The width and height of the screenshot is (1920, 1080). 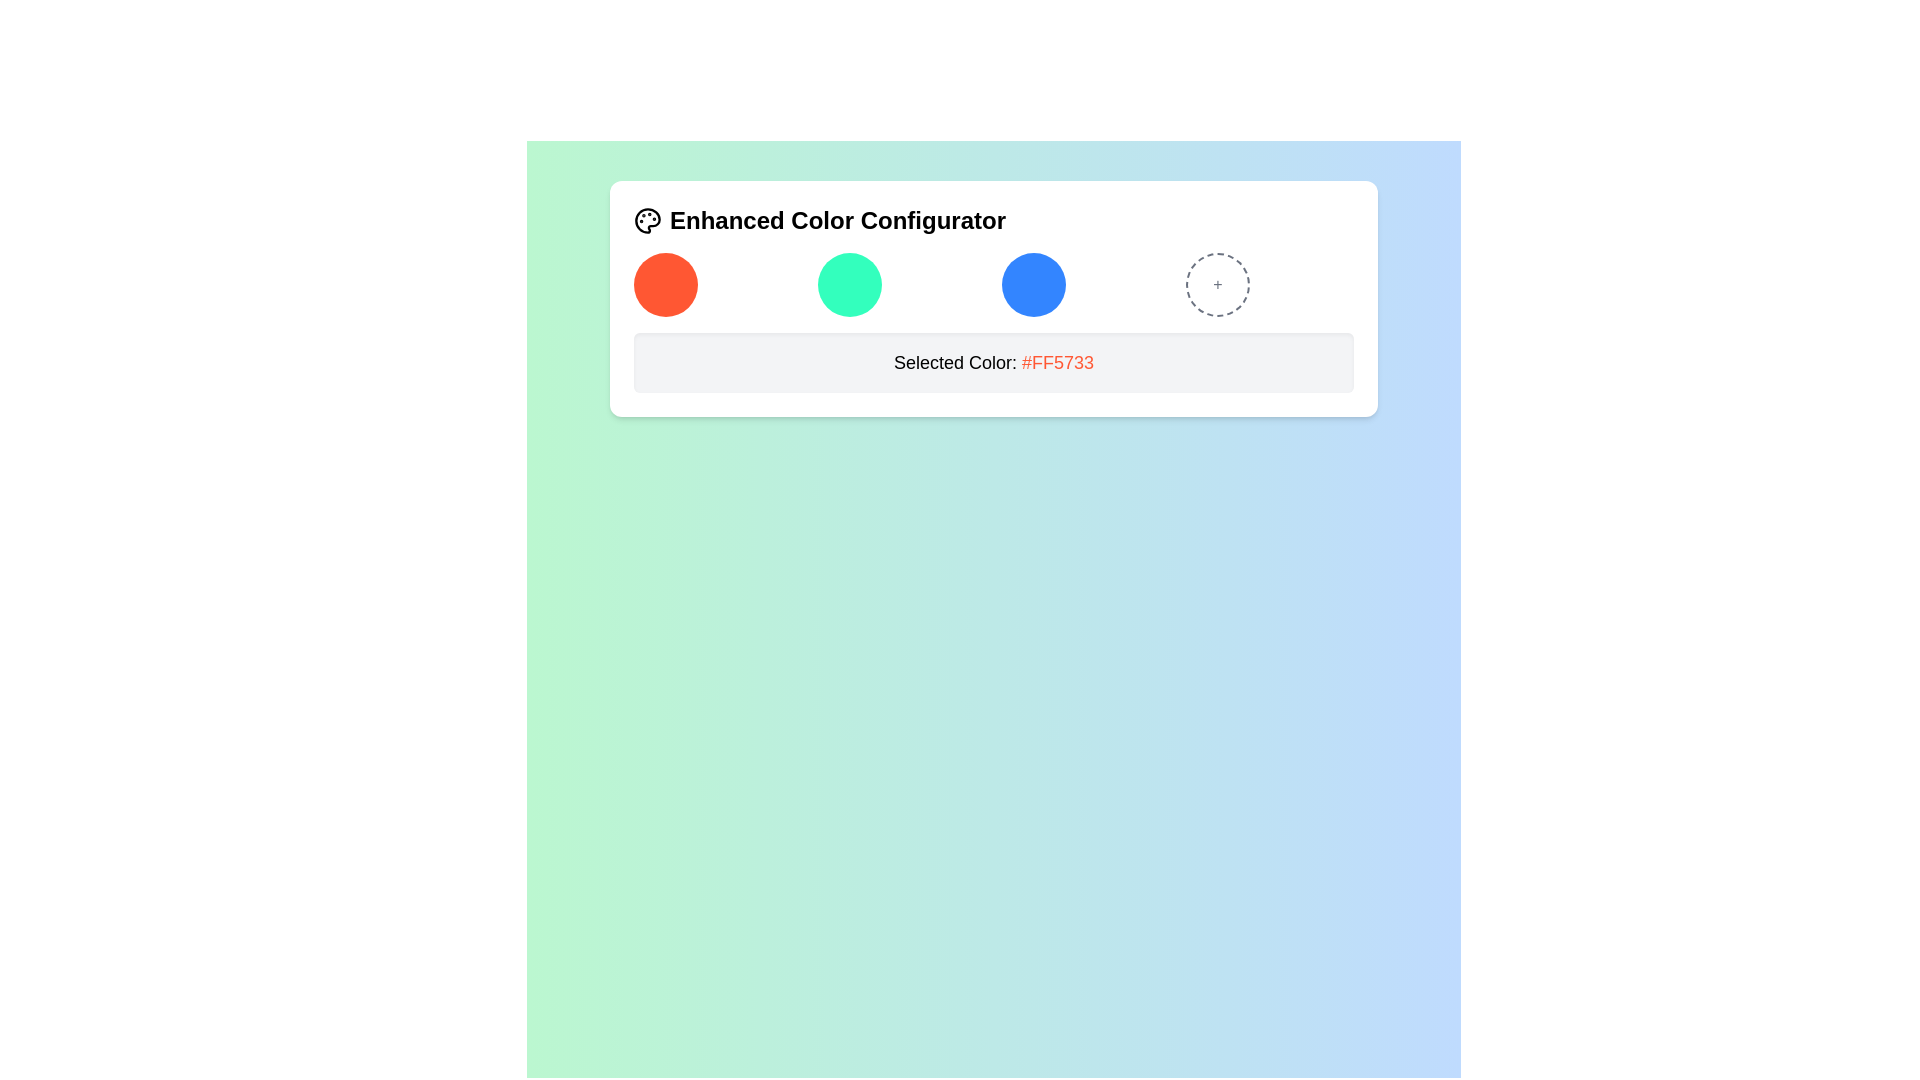 What do you see at coordinates (993, 362) in the screenshot?
I see `the Text Display Box that visually represents the currently selected color from the color palette in the 'Enhanced Color Configurator' interface` at bounding box center [993, 362].